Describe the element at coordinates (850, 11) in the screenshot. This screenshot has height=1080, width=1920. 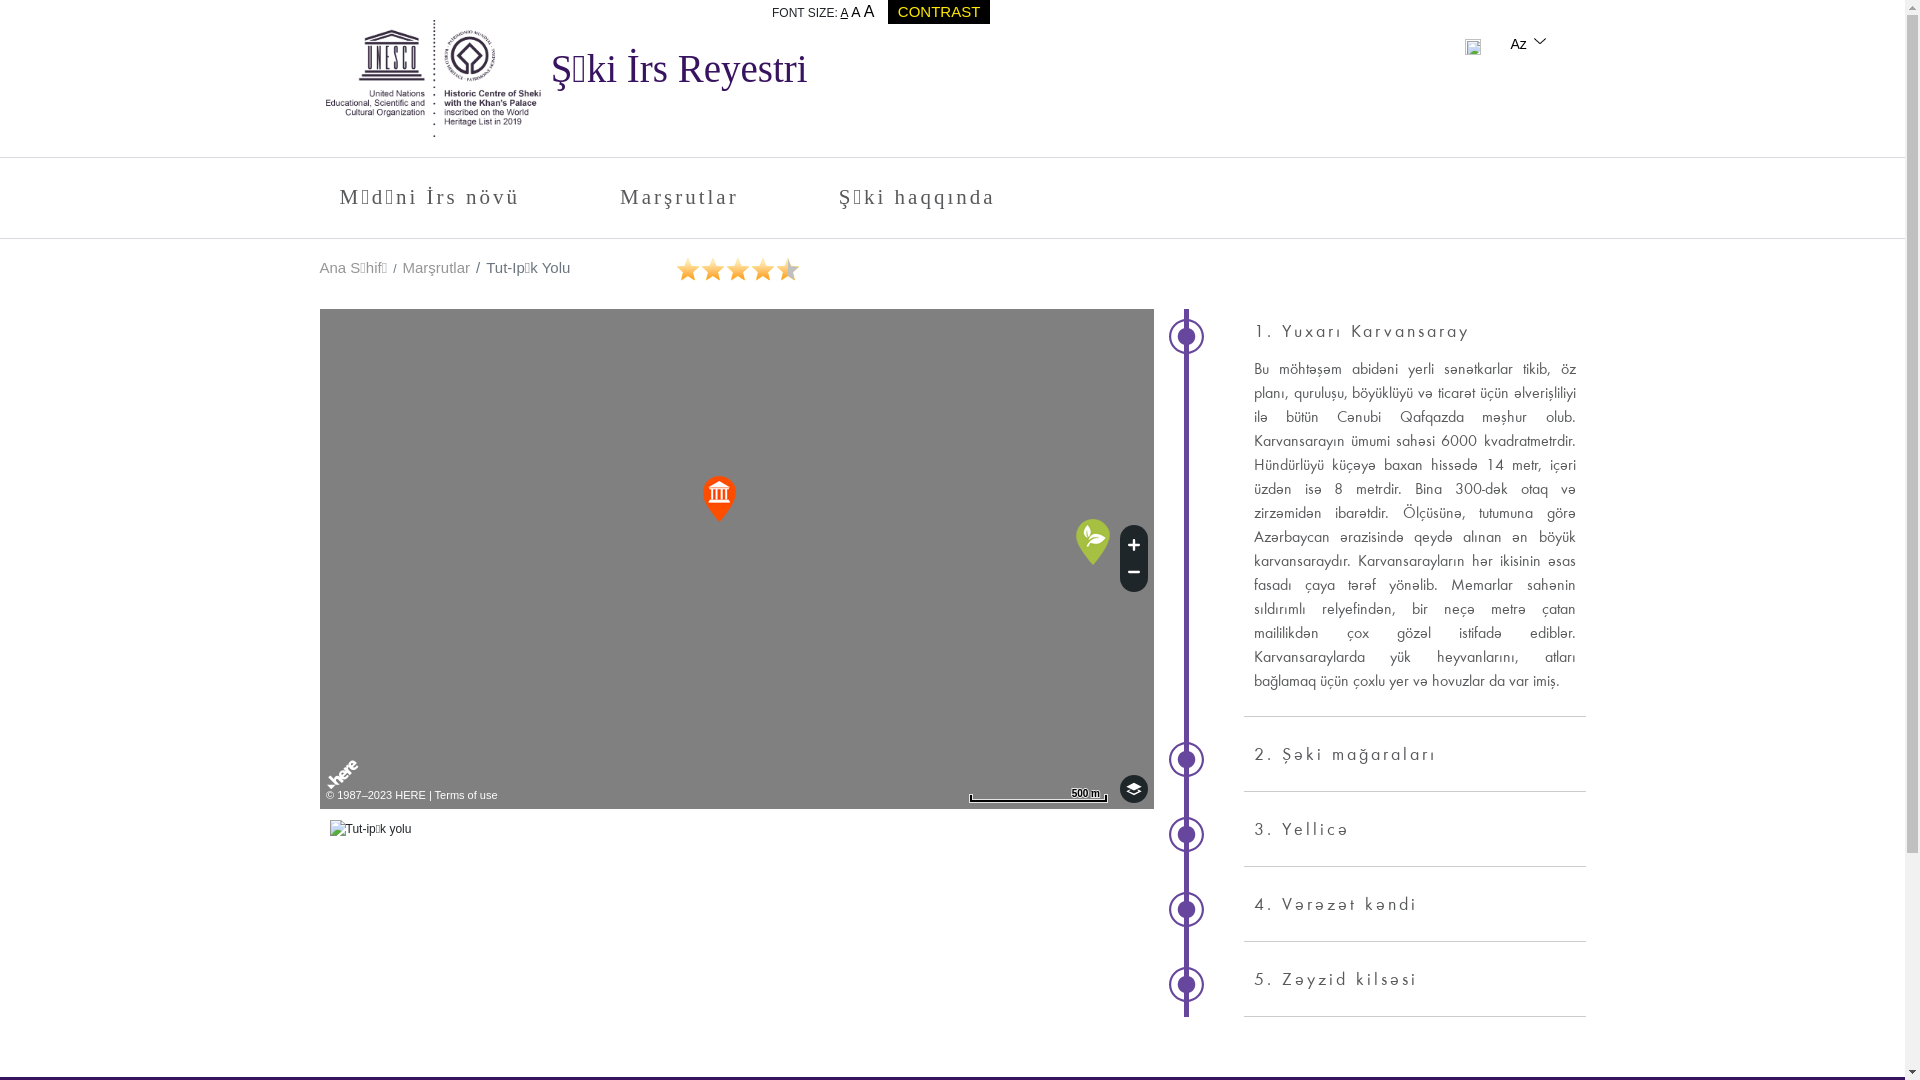
I see `'A'` at that location.